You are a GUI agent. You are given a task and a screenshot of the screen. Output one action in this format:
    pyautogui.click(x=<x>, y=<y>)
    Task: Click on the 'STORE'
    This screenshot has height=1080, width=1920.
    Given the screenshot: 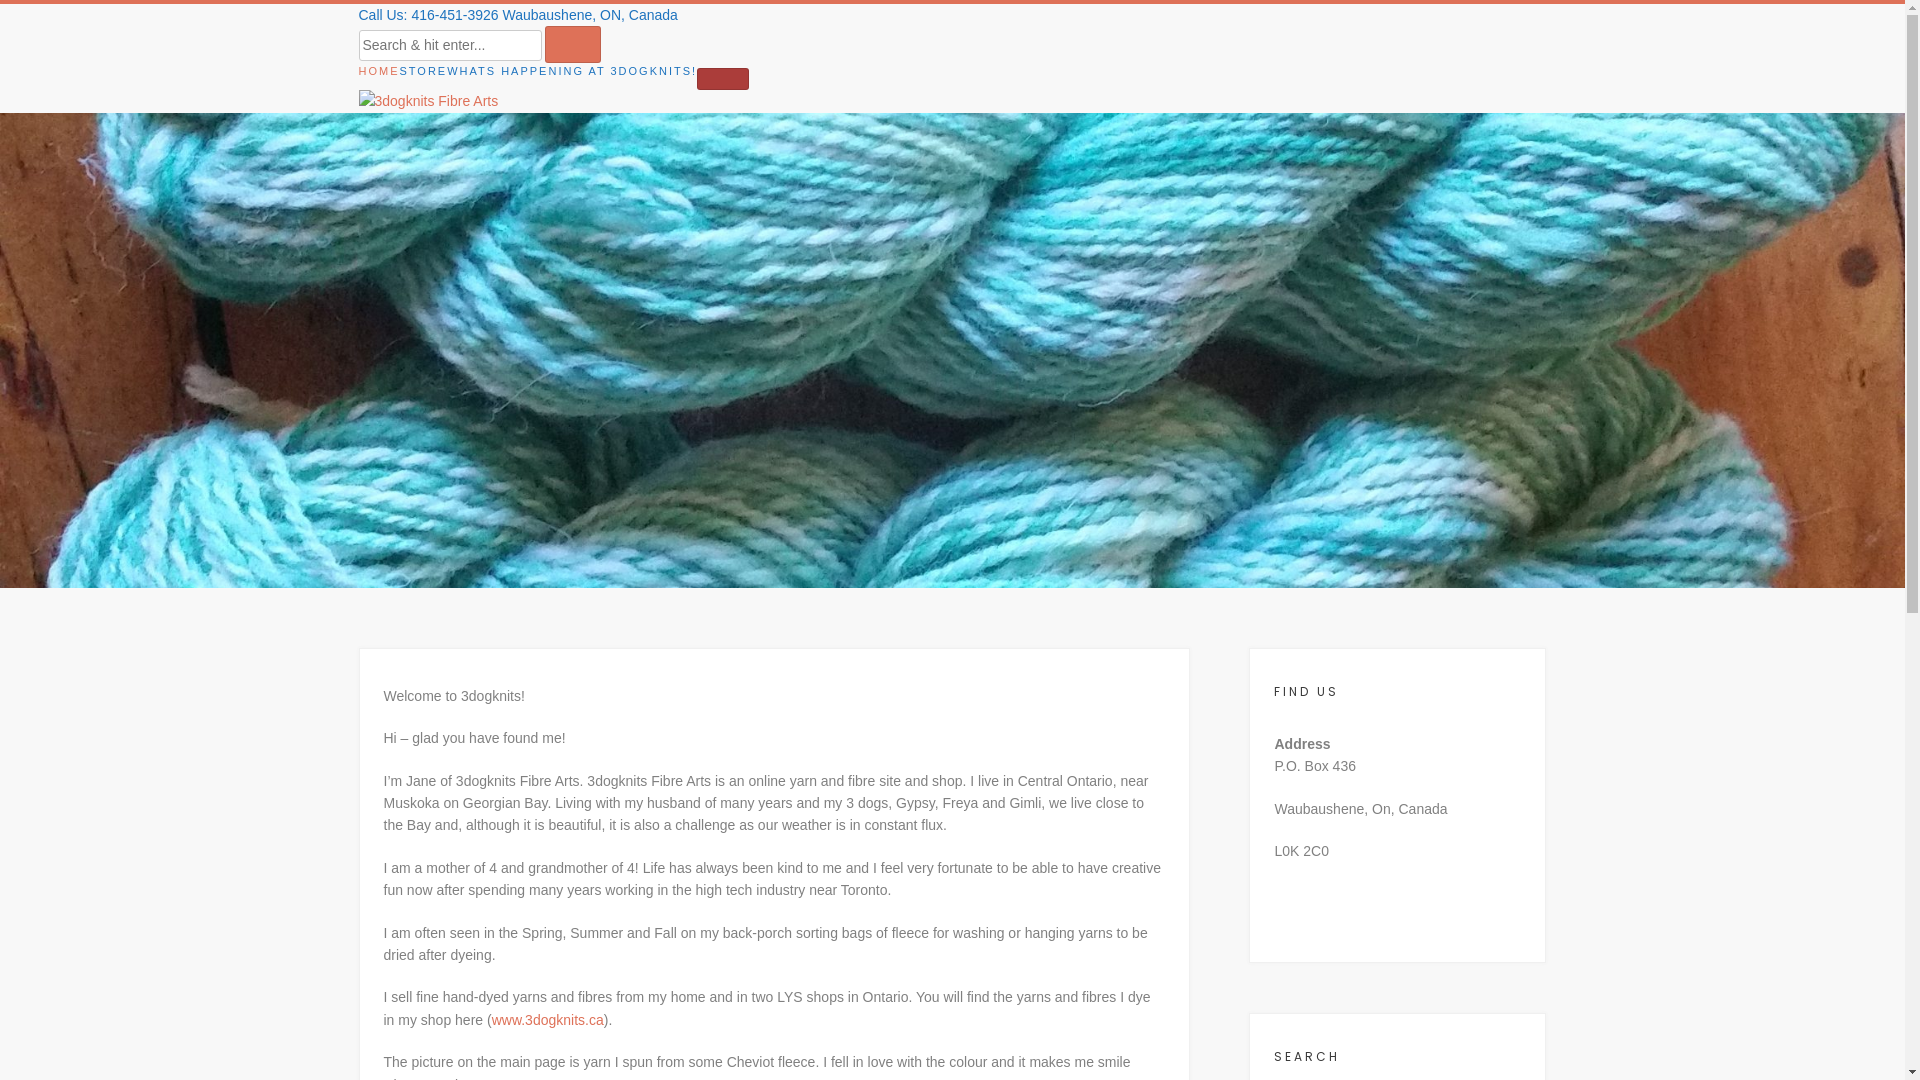 What is the action you would take?
    pyautogui.click(x=399, y=71)
    